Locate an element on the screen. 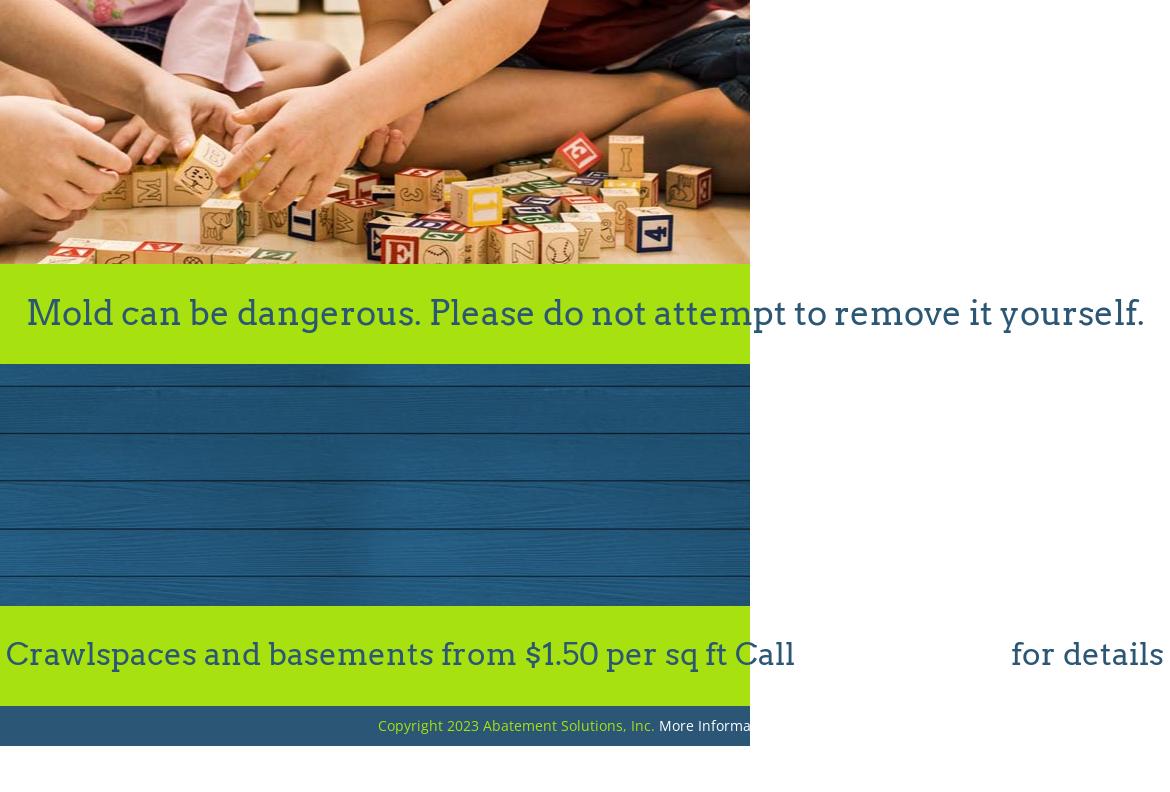 The height and width of the screenshot is (792, 1170). '-C Beyers' is located at coordinates (549, 720).